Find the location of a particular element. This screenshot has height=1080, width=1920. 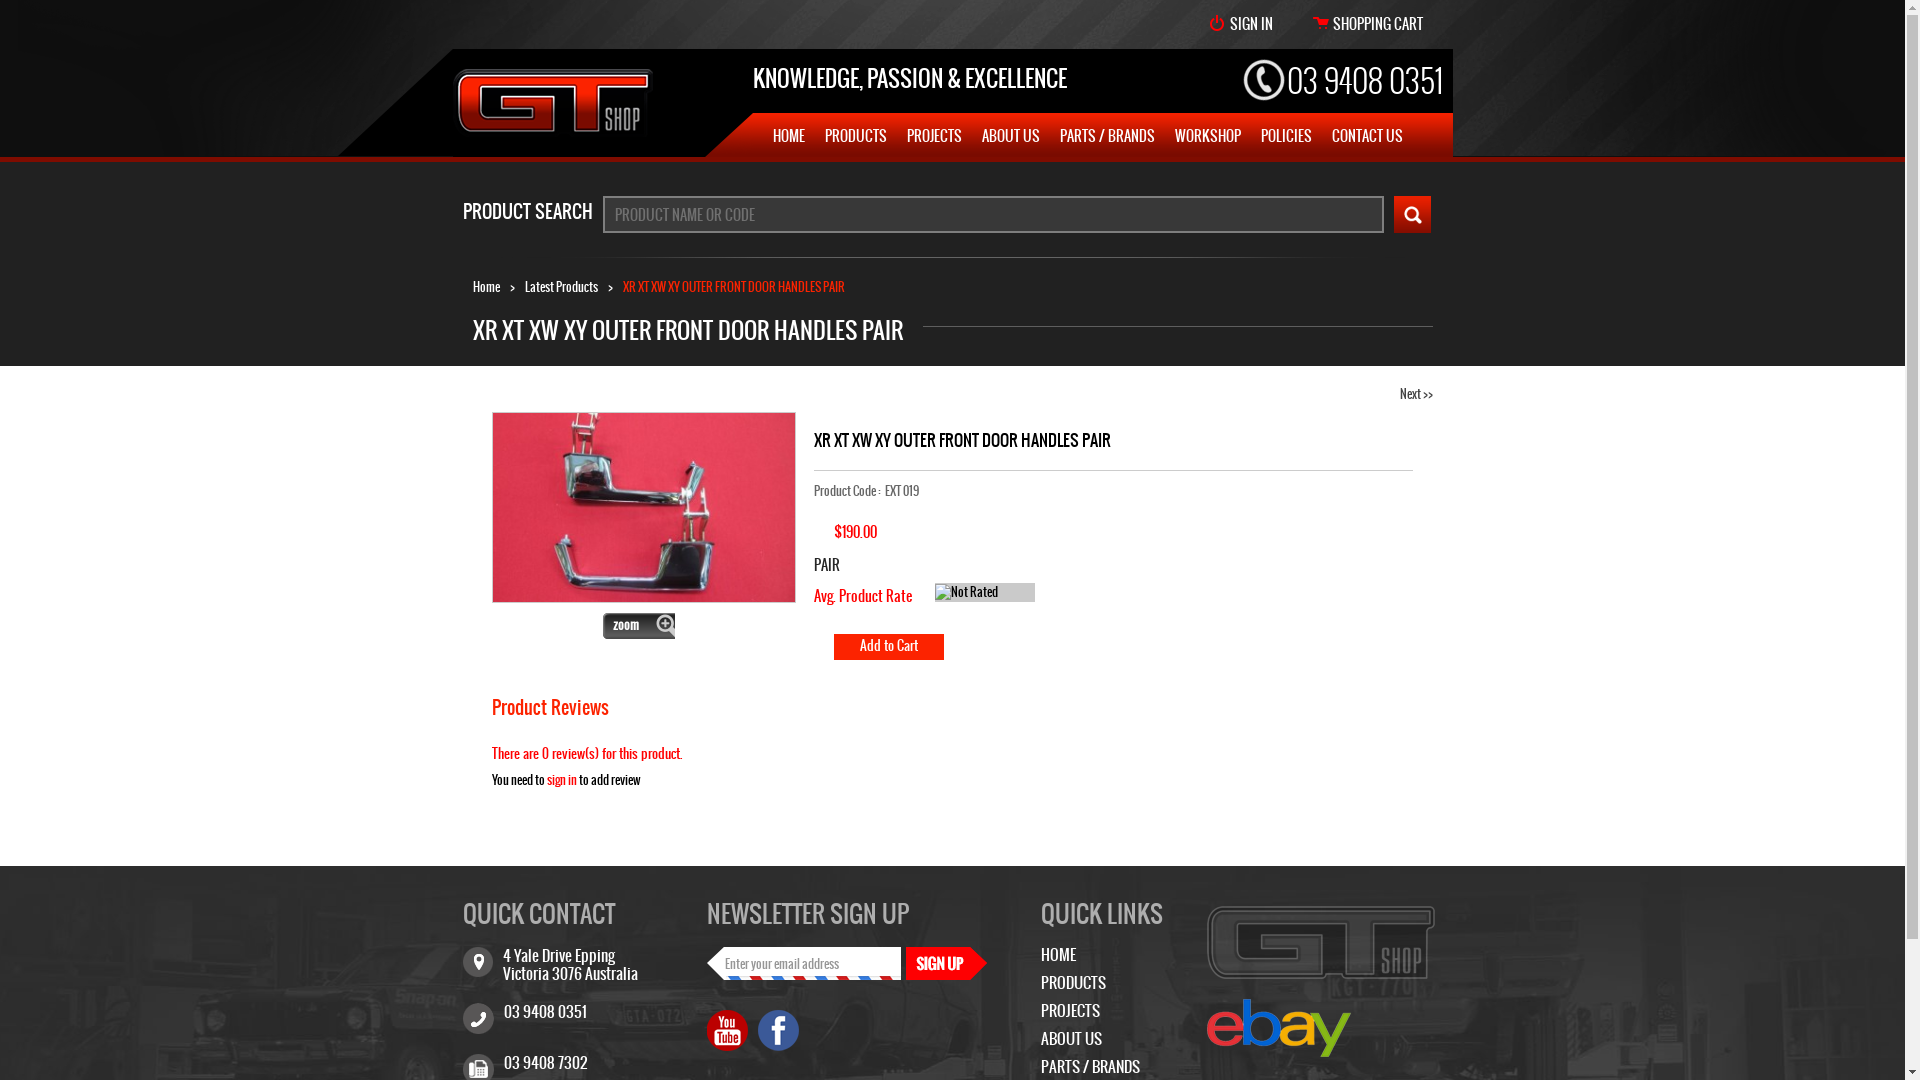

'Add to Cart' is located at coordinates (887, 647).